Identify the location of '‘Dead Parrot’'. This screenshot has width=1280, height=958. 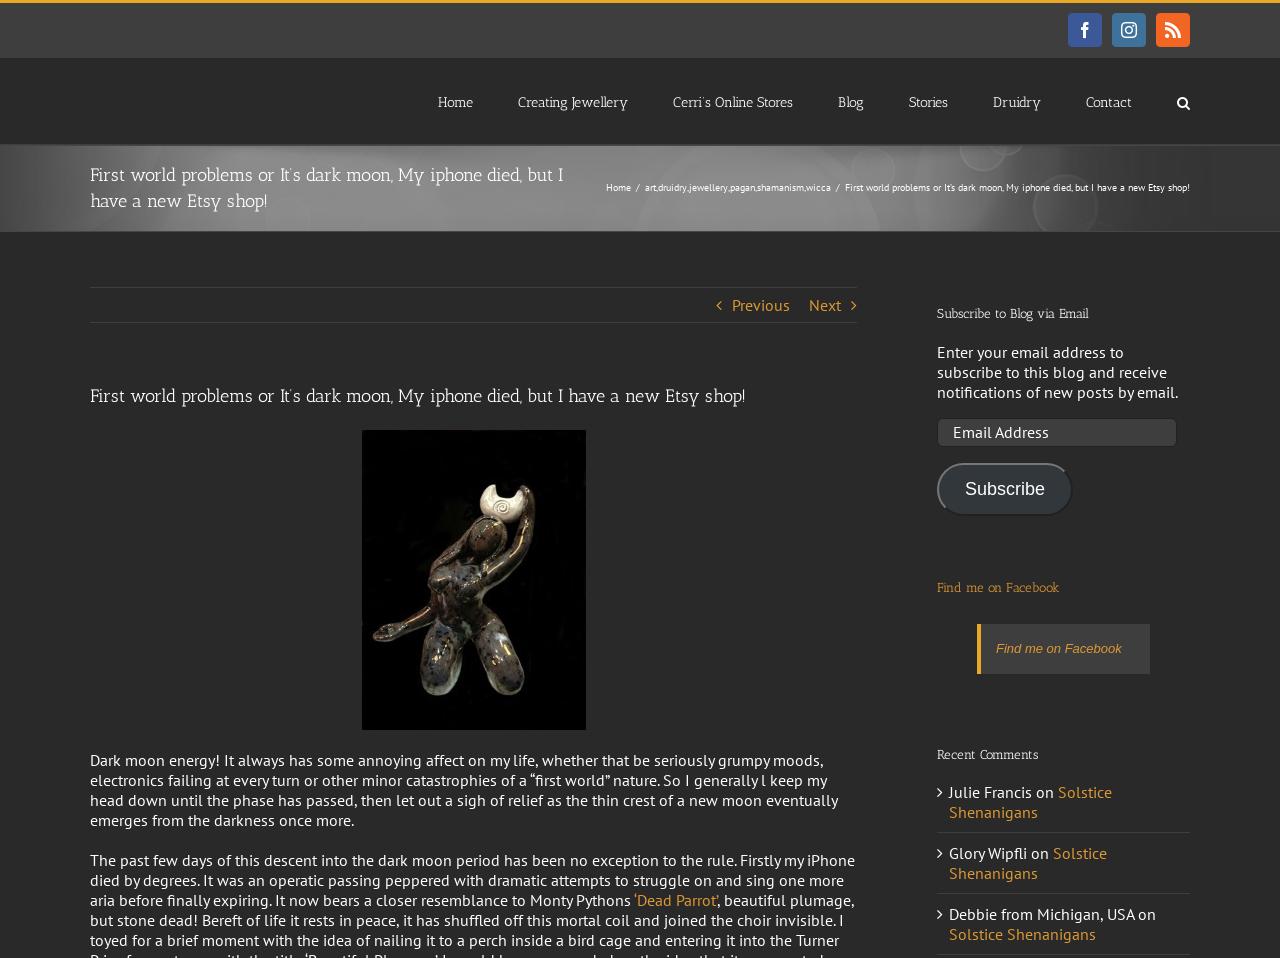
(675, 898).